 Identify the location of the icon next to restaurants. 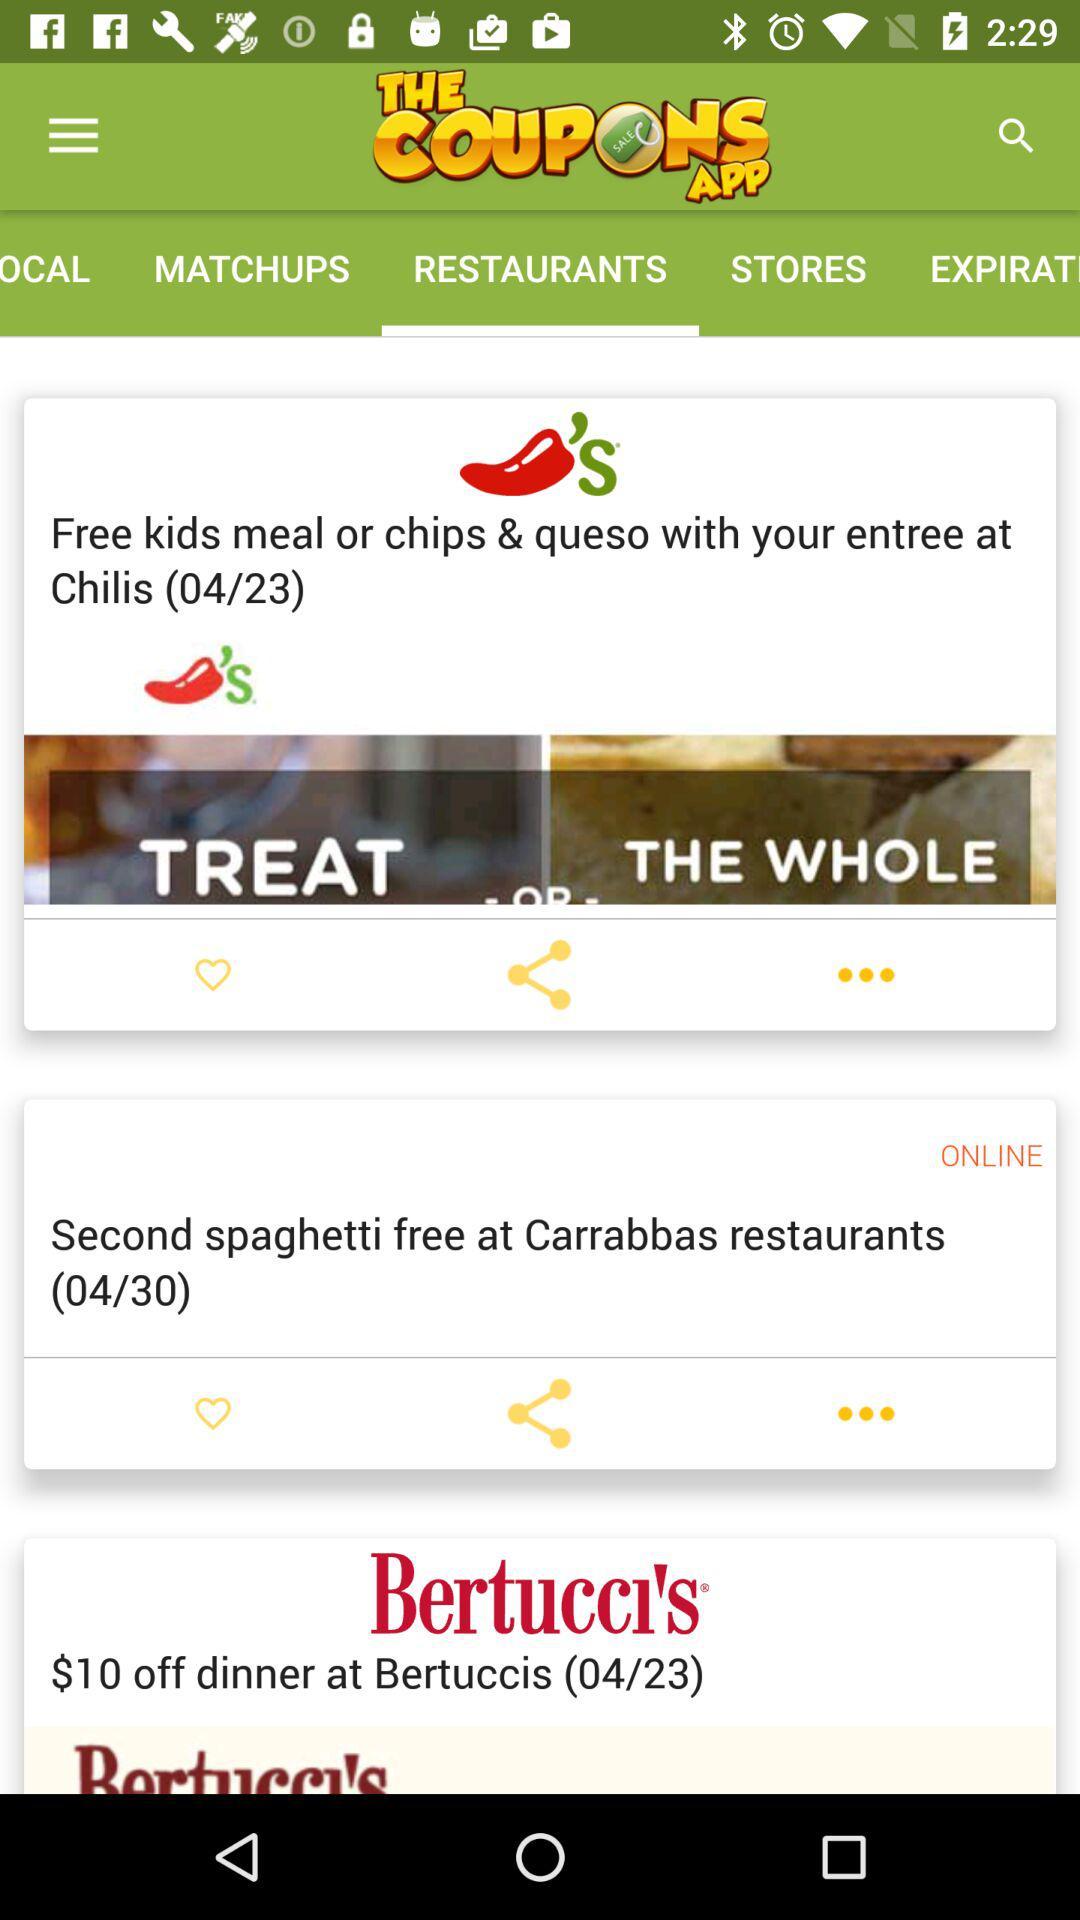
(797, 266).